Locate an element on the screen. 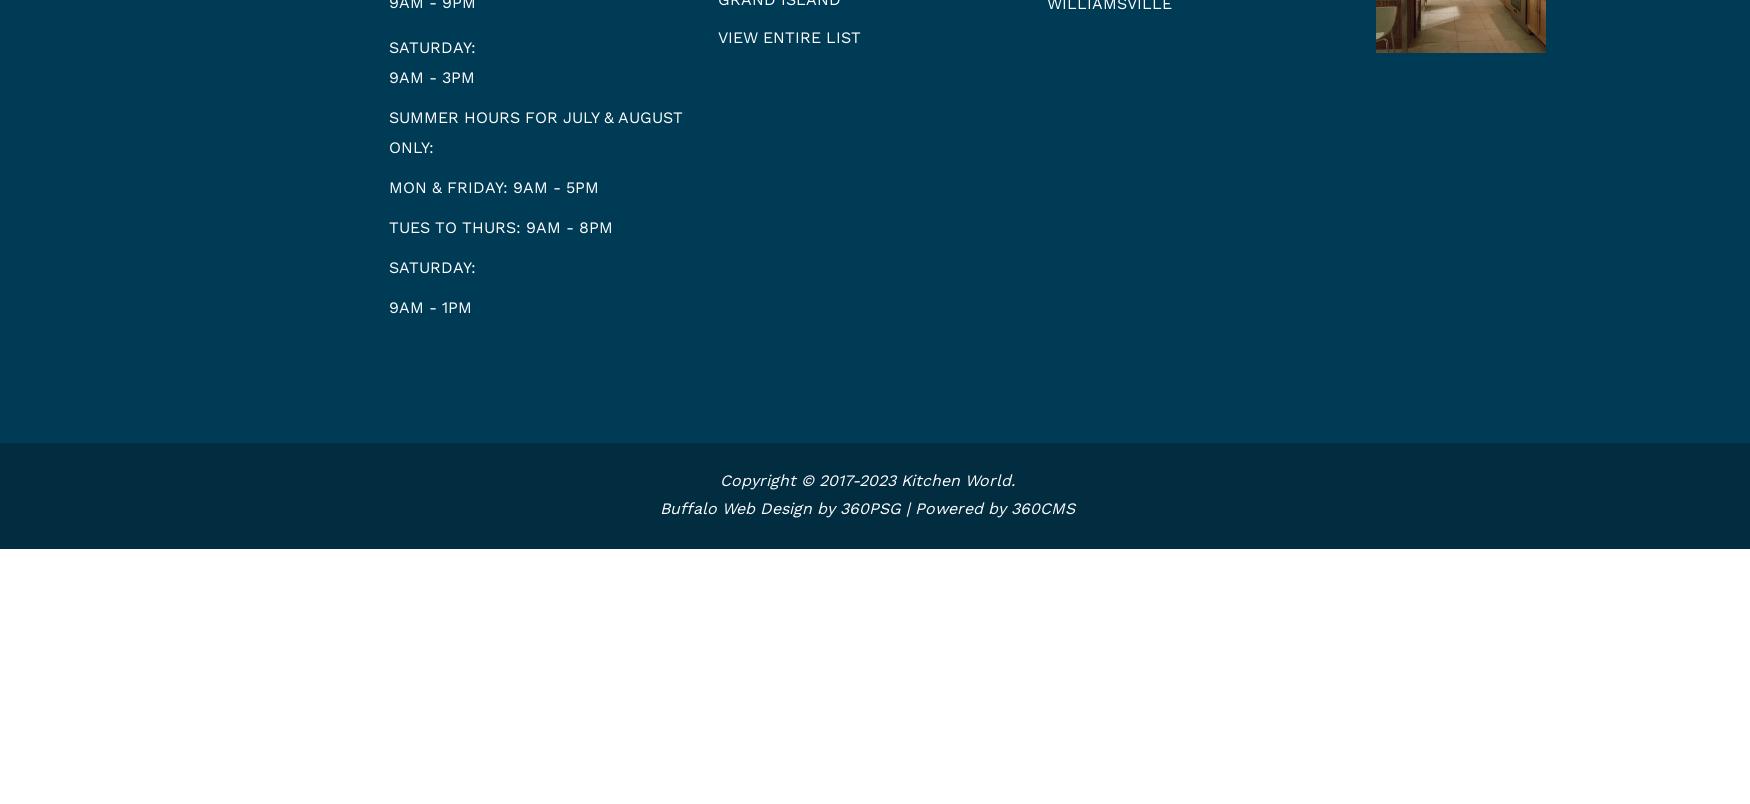 This screenshot has width=1750, height=804. '9am - 3pm' is located at coordinates (430, 76).